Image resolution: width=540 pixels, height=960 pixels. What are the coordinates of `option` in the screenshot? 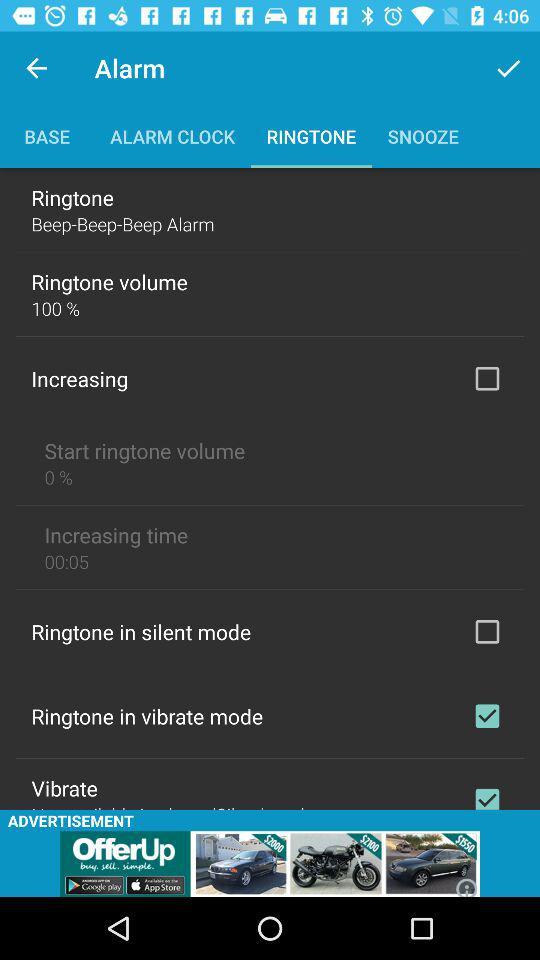 It's located at (486, 716).